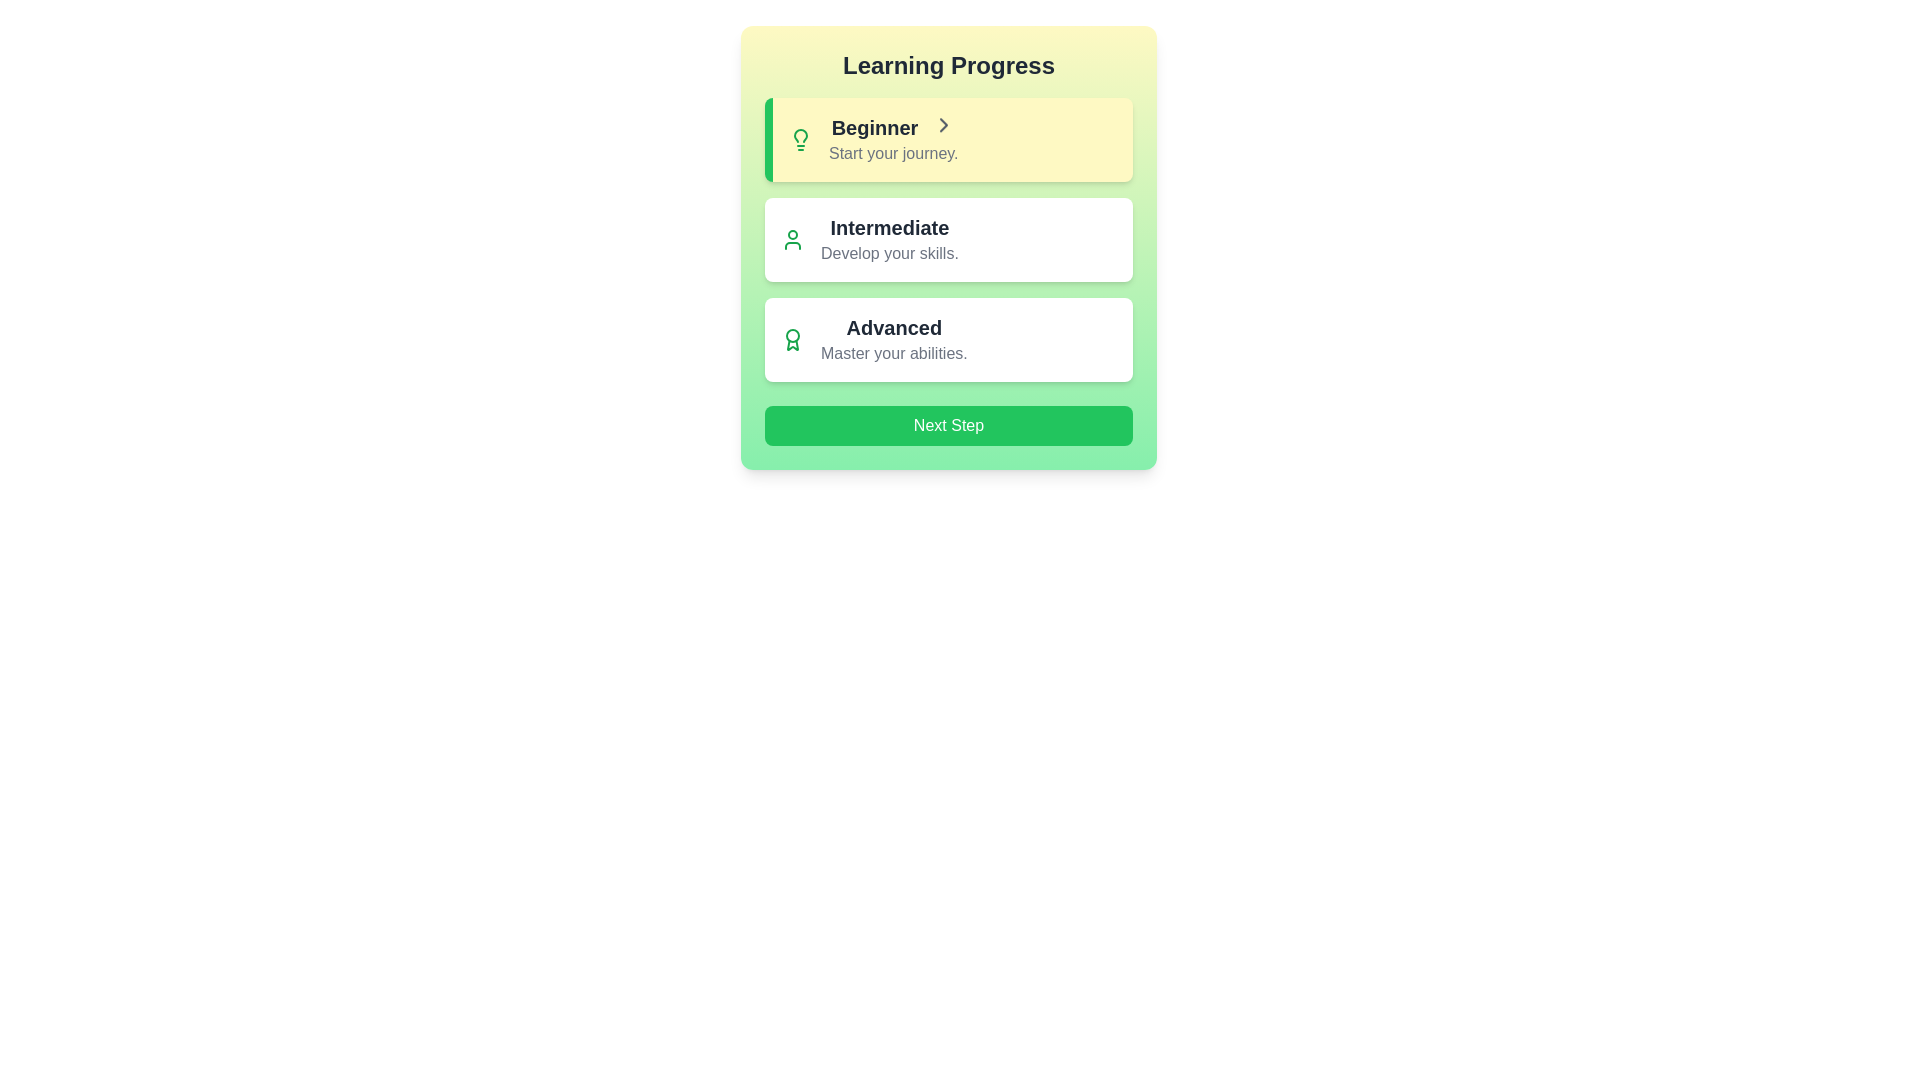  Describe the element at coordinates (942, 127) in the screenshot. I see `the directional icon located in the first row under the 'Learning Progress' section, adjacent to the 'Beginner' label and the description 'Start your journey.'` at that location.